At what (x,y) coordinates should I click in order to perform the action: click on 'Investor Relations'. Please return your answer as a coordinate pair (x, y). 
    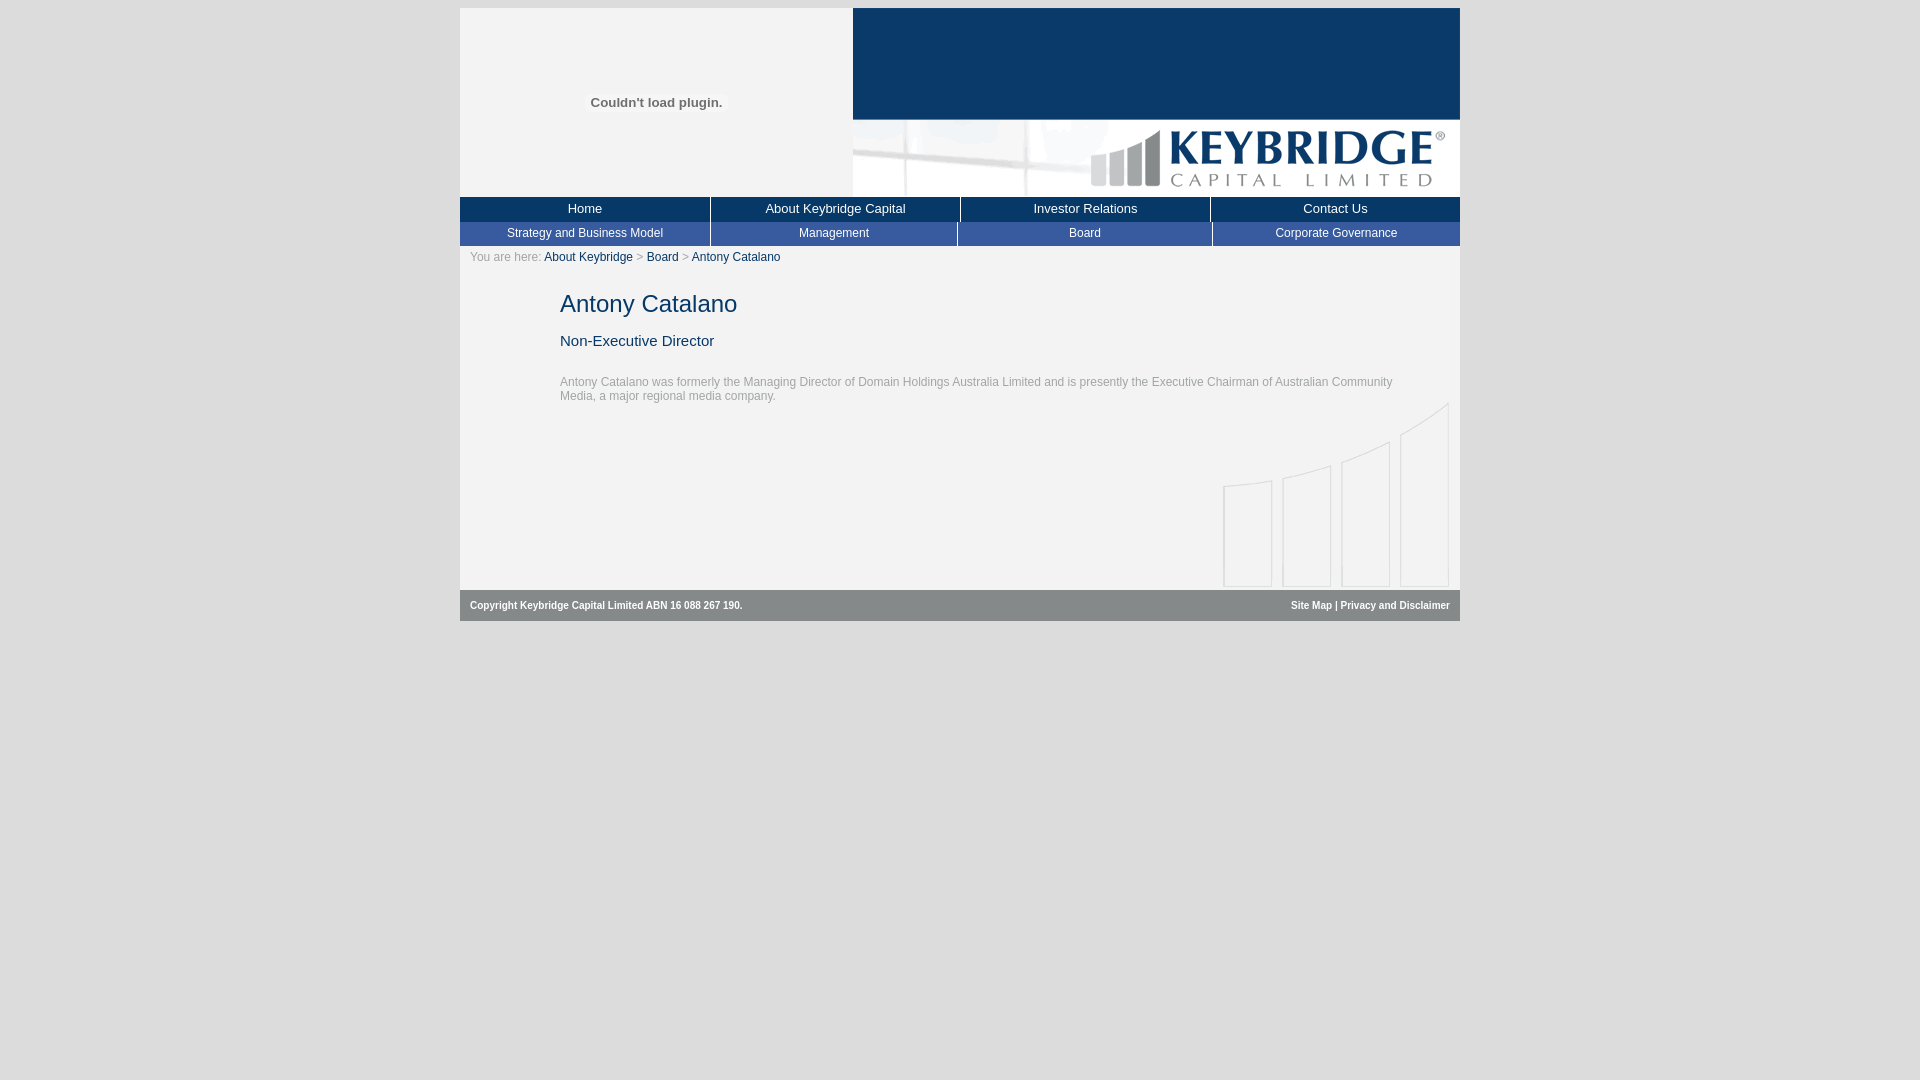
    Looking at the image, I should click on (1083, 209).